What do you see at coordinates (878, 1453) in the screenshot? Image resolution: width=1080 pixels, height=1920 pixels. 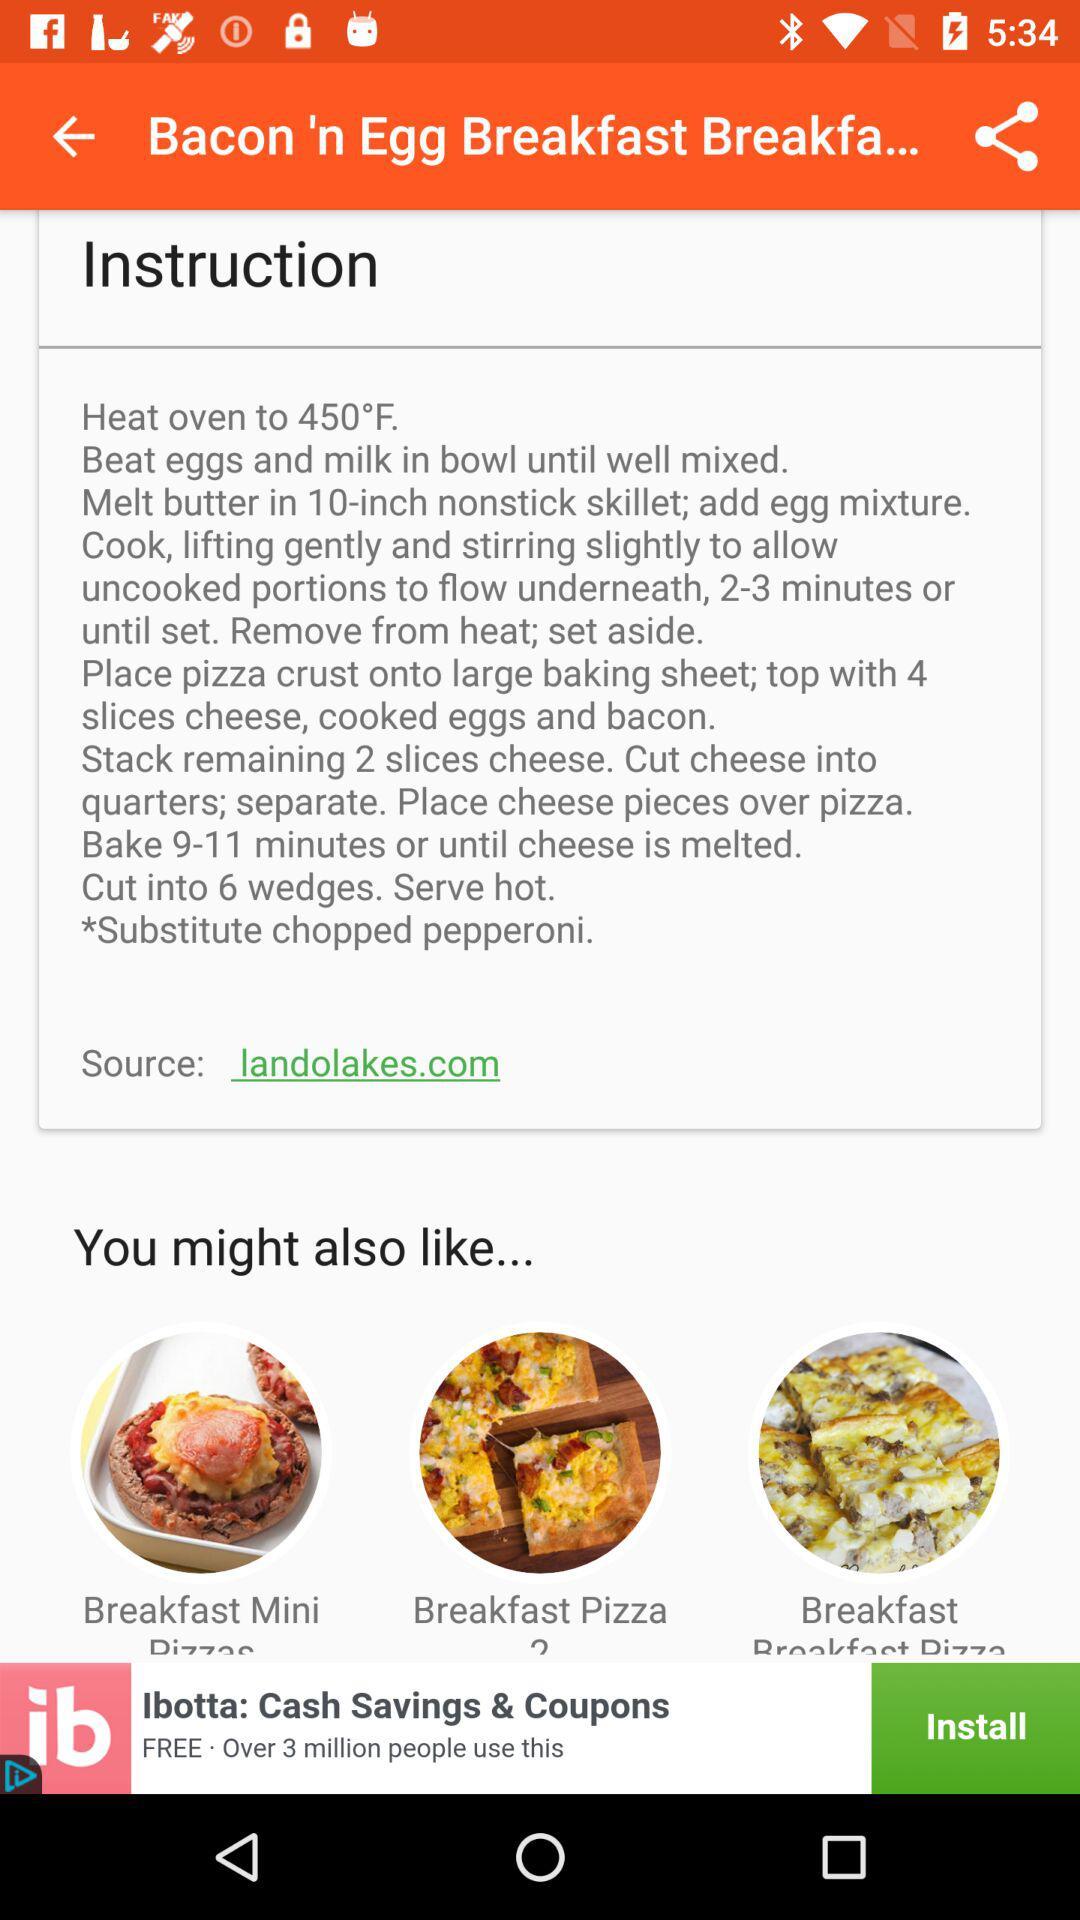 I see `the image which is above the text breakfast breakfast pizza` at bounding box center [878, 1453].